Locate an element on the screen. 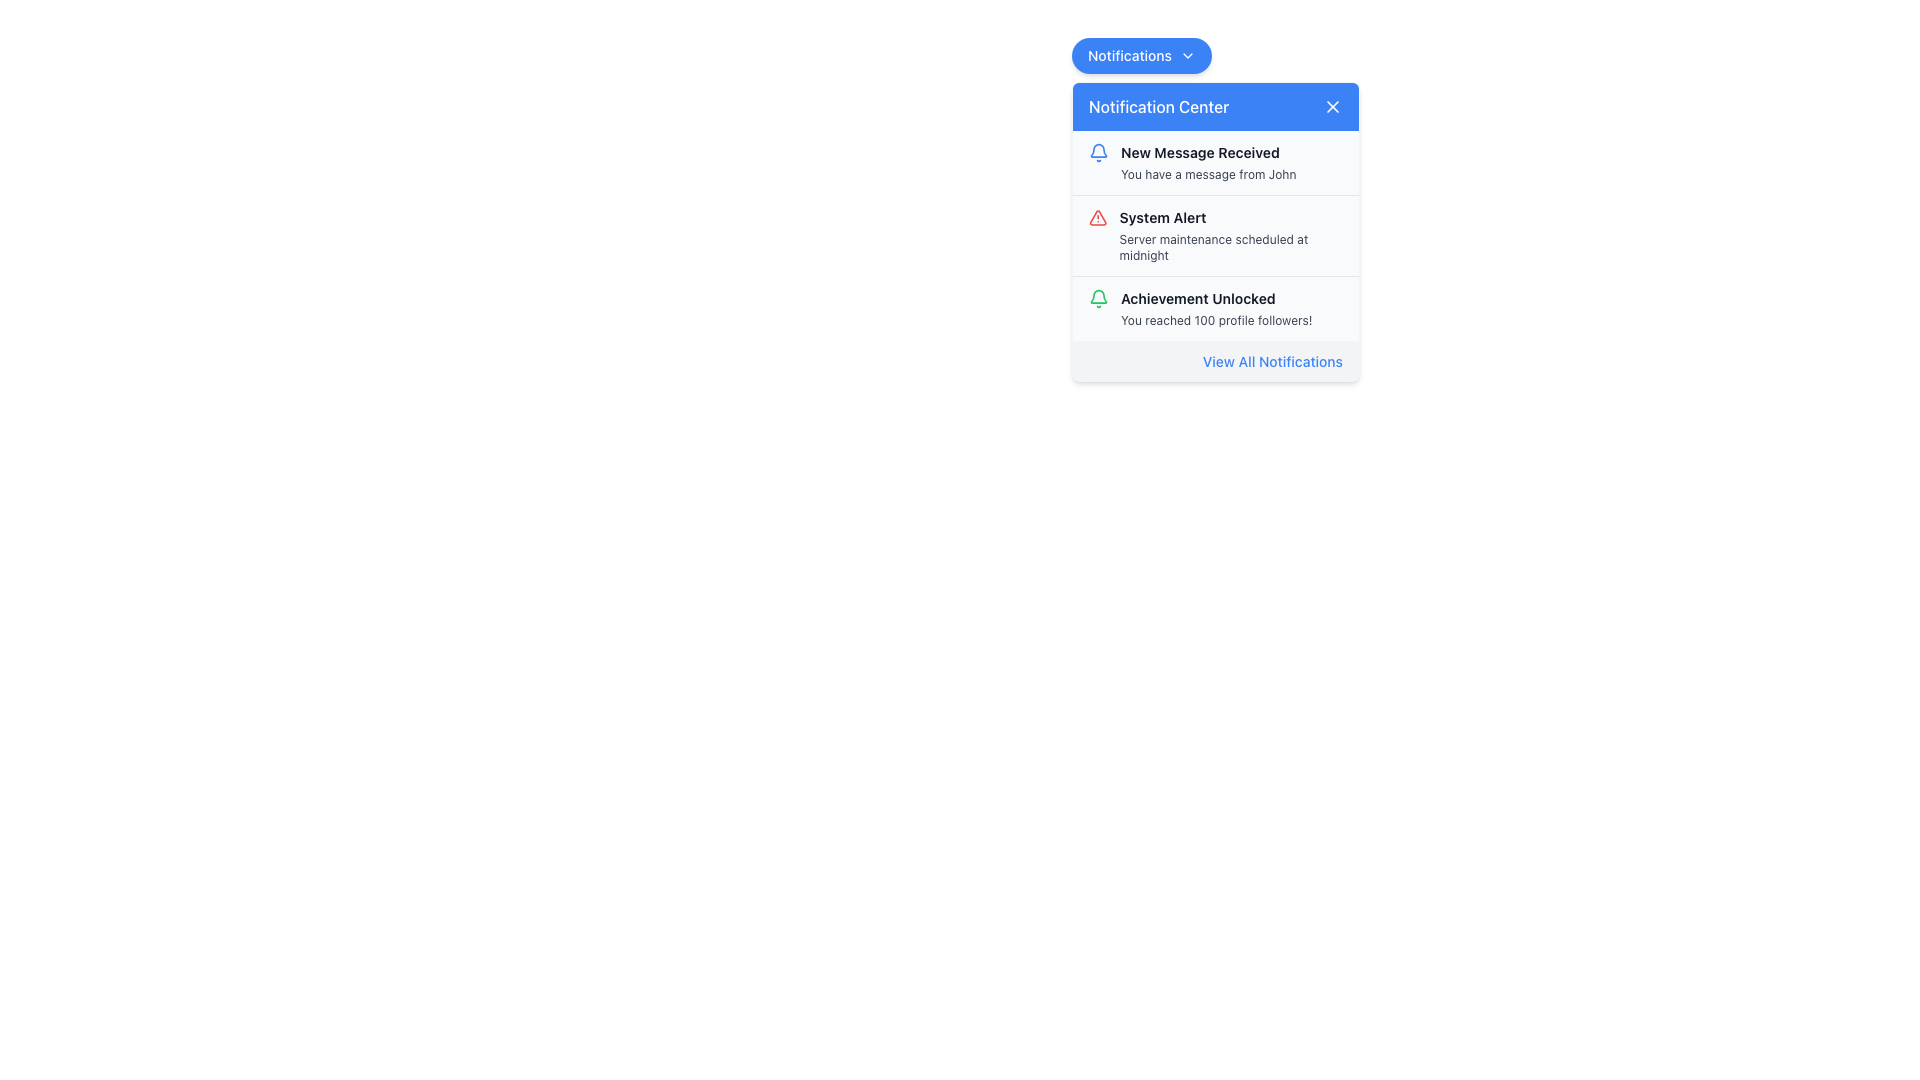  title of the notification pop-up from the static text label, which is located at the top section of the notification pop-up, centered within the blue header bar is located at coordinates (1159, 107).